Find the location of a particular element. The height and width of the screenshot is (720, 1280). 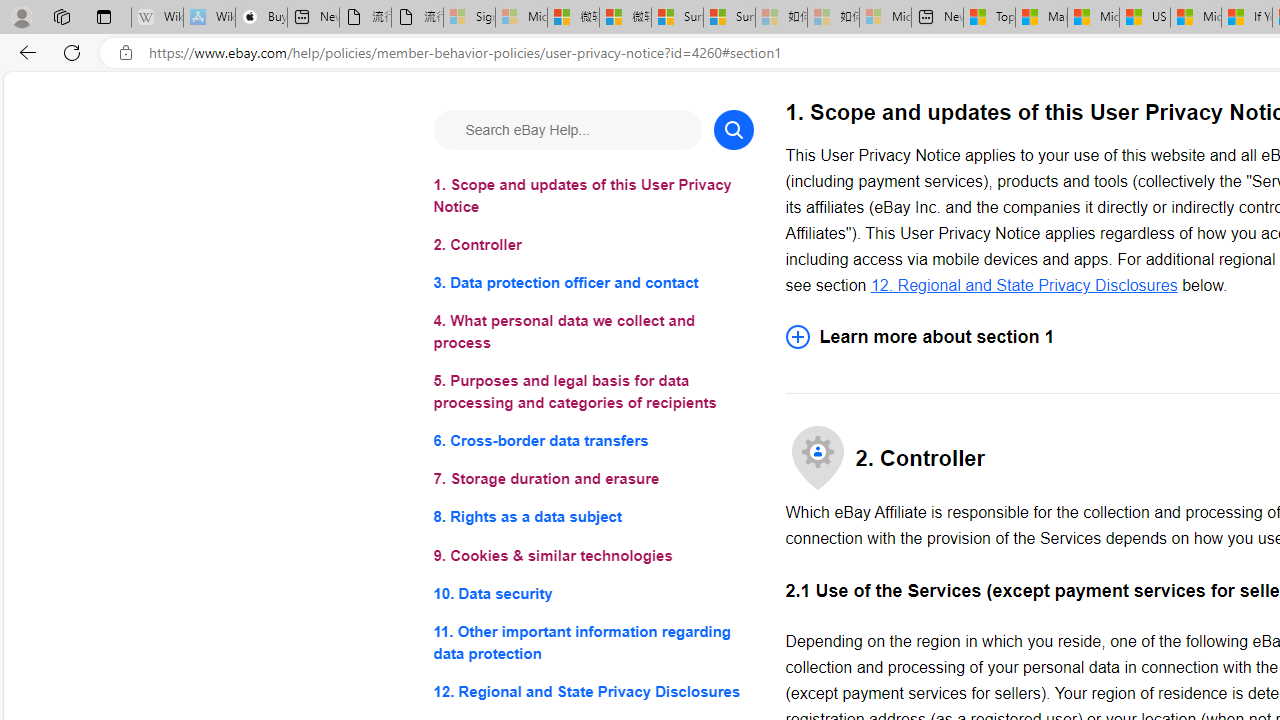

'Microsoft Services Agreement - Sleeping' is located at coordinates (520, 17).